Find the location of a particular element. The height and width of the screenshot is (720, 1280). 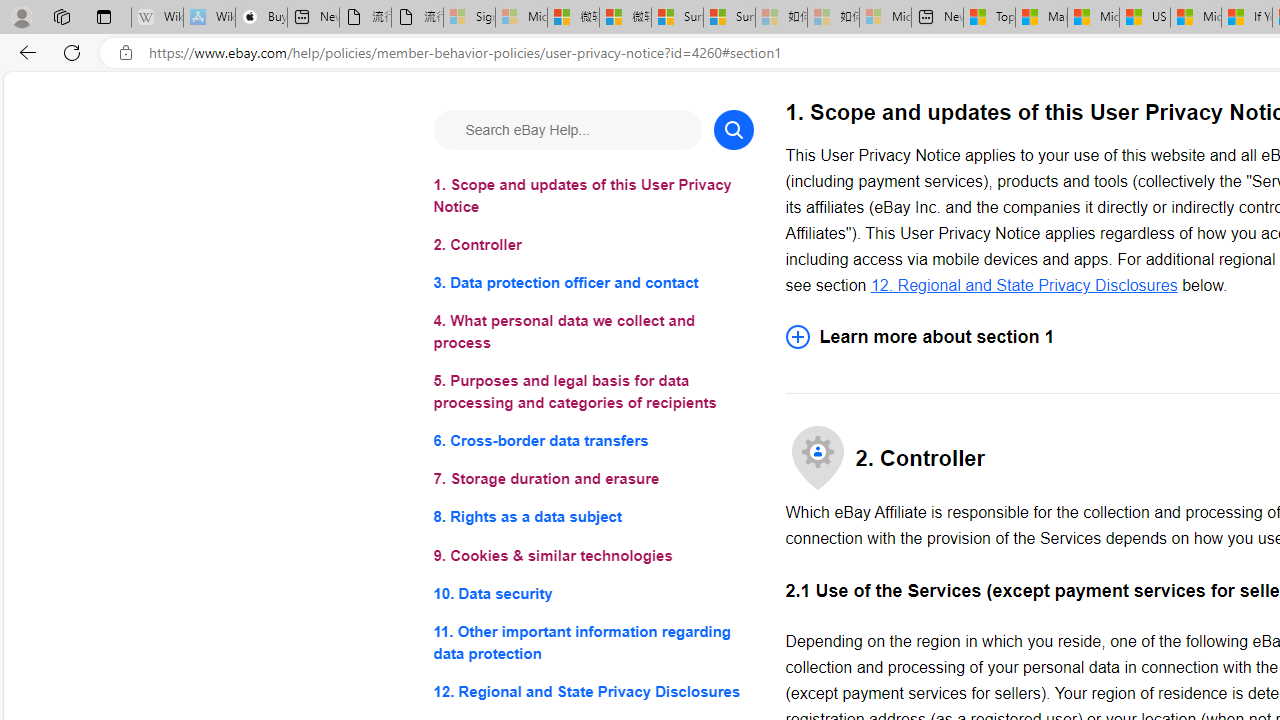

'Microsoft Services Agreement - Sleeping' is located at coordinates (520, 17).